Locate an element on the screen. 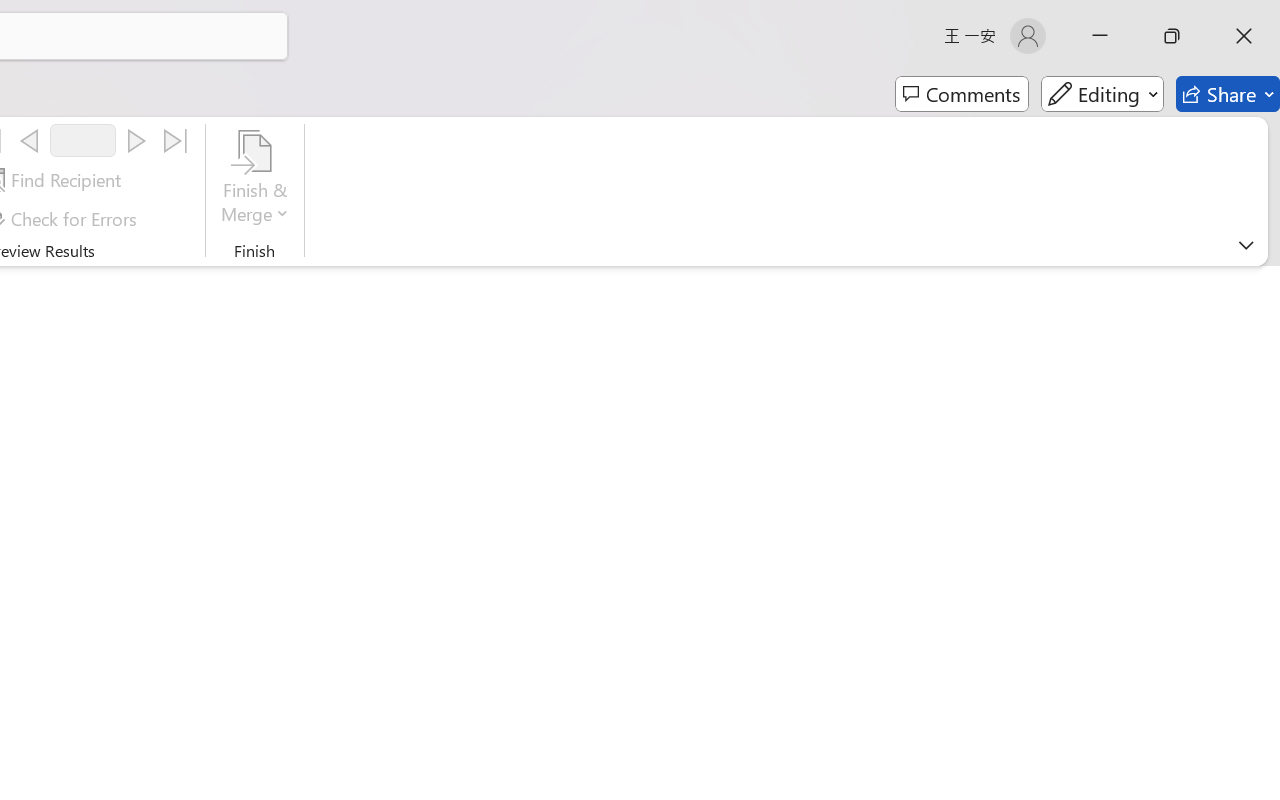 This screenshot has height=800, width=1280. 'Editing' is located at coordinates (1101, 94).